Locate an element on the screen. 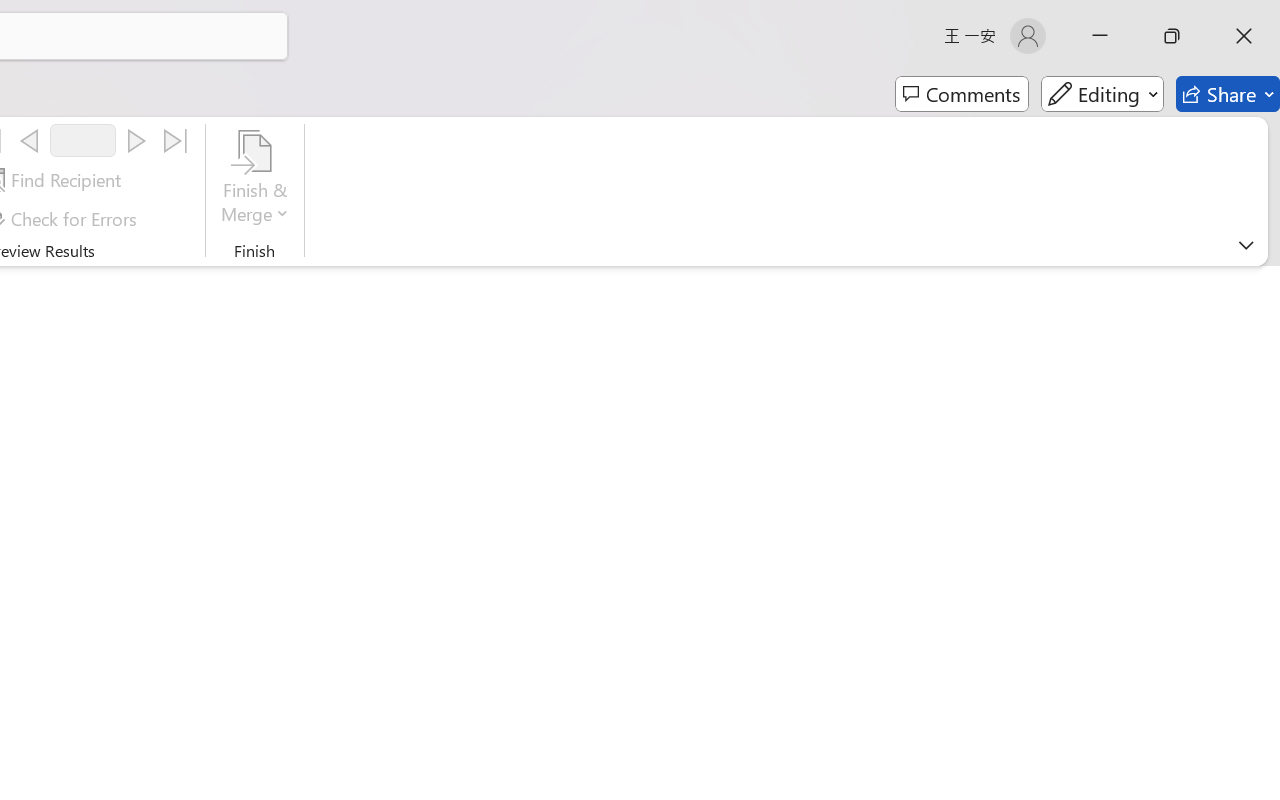 This screenshot has height=800, width=1280. 'Editing' is located at coordinates (1101, 94).